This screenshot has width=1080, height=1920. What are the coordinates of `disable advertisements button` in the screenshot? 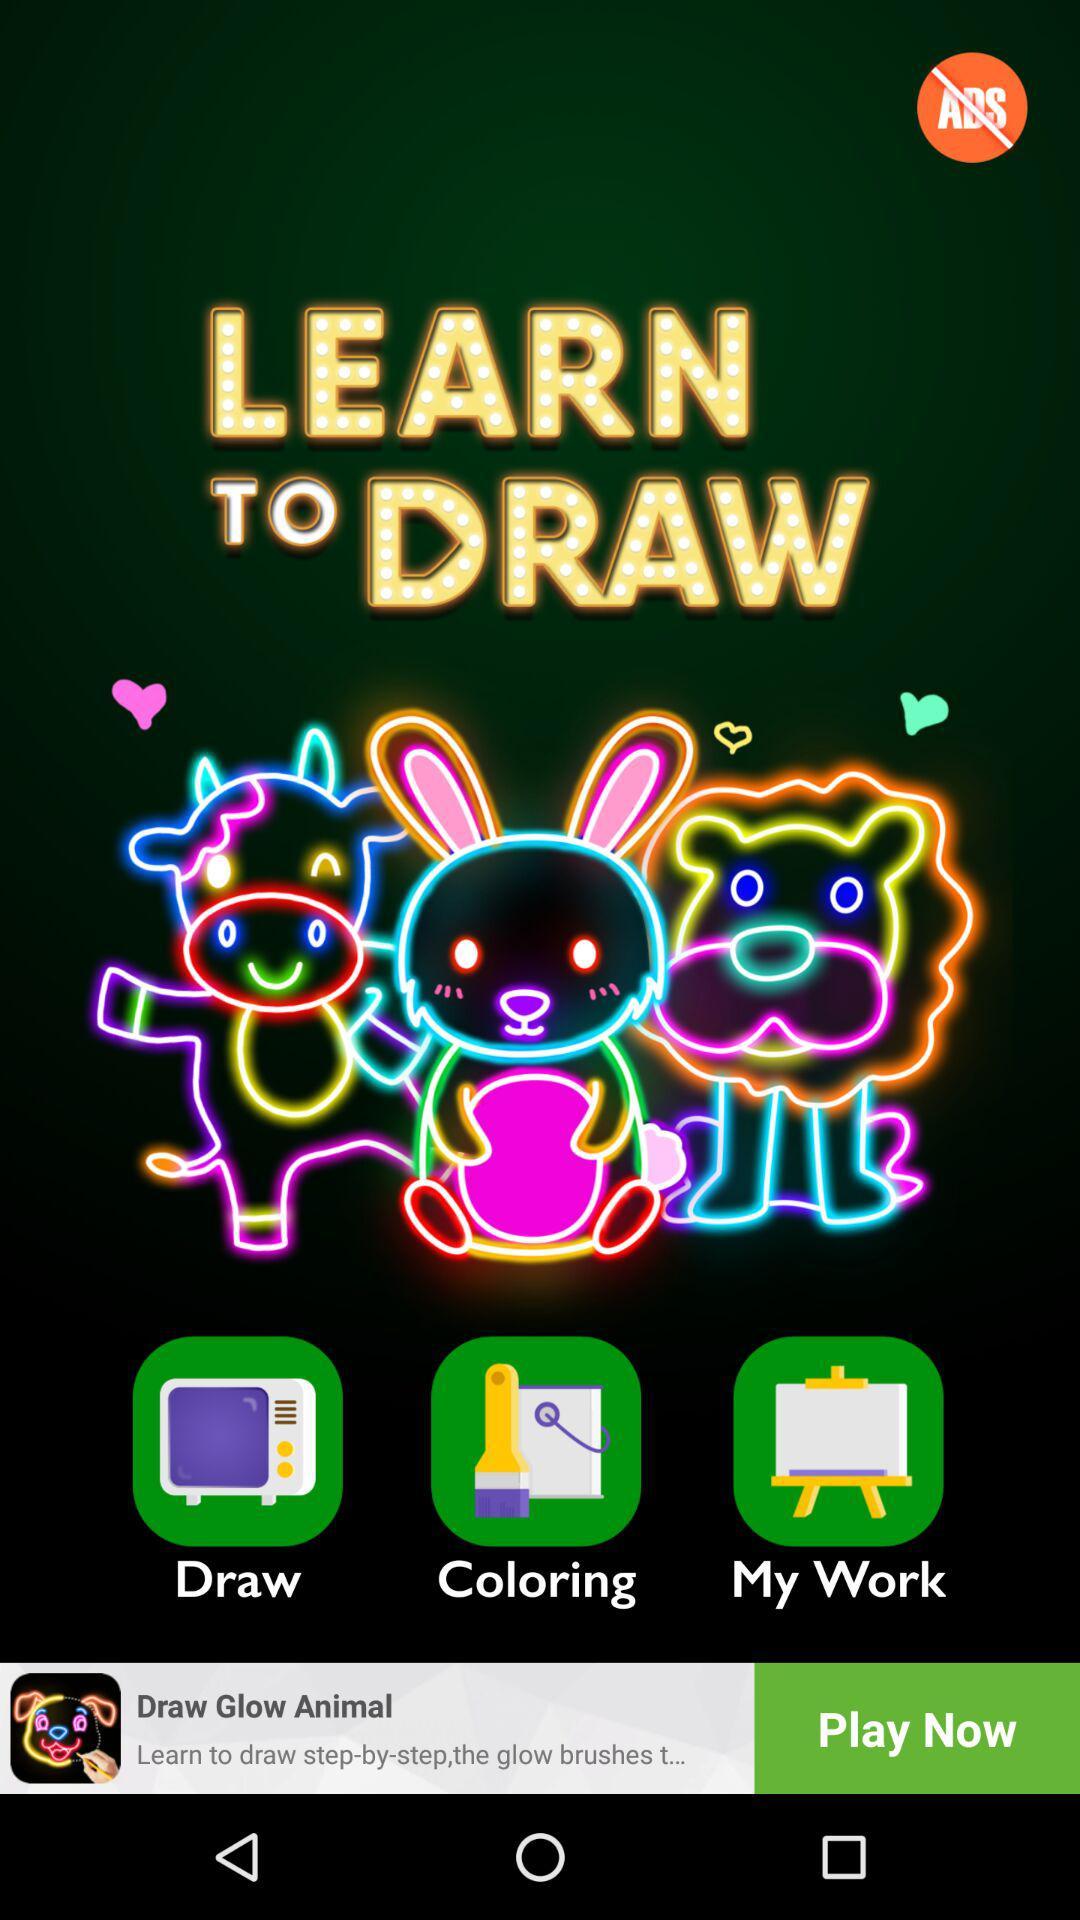 It's located at (971, 106).